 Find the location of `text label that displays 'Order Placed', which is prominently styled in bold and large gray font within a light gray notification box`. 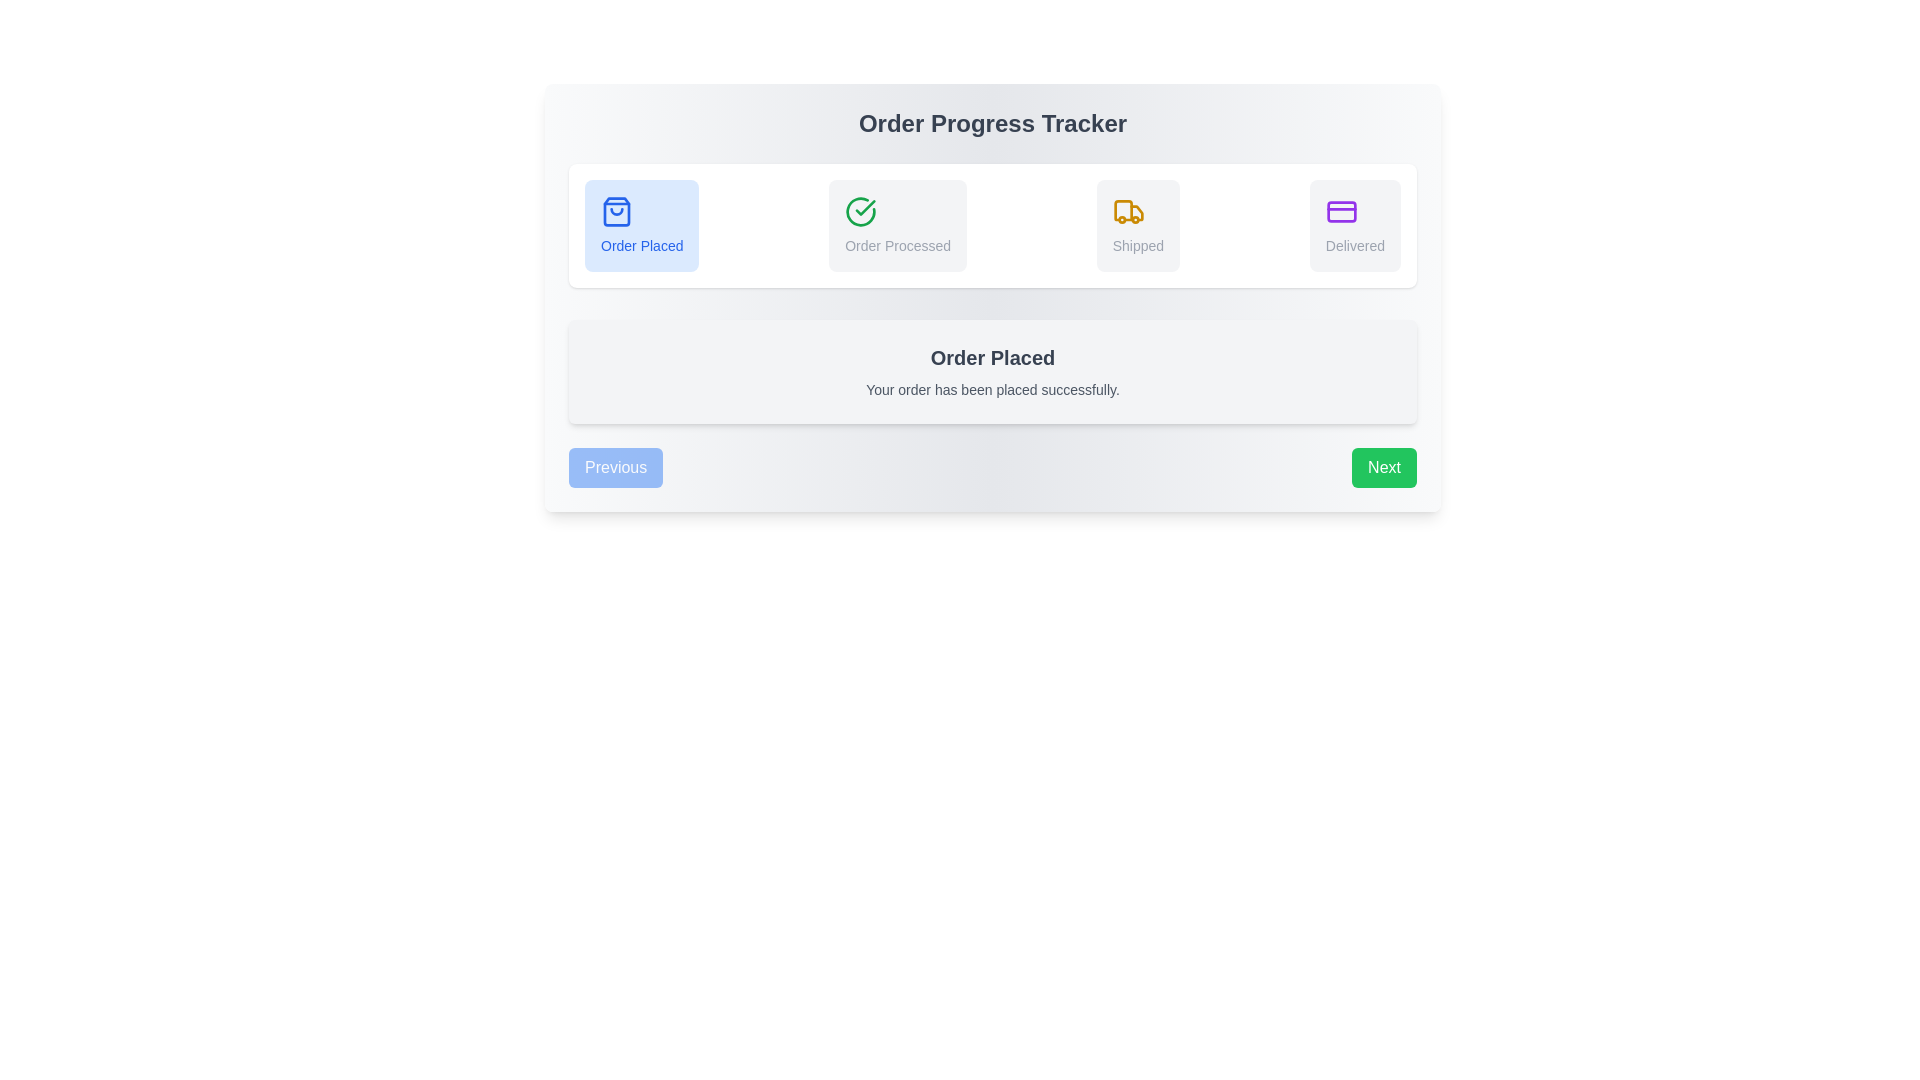

text label that displays 'Order Placed', which is prominently styled in bold and large gray font within a light gray notification box is located at coordinates (993, 357).